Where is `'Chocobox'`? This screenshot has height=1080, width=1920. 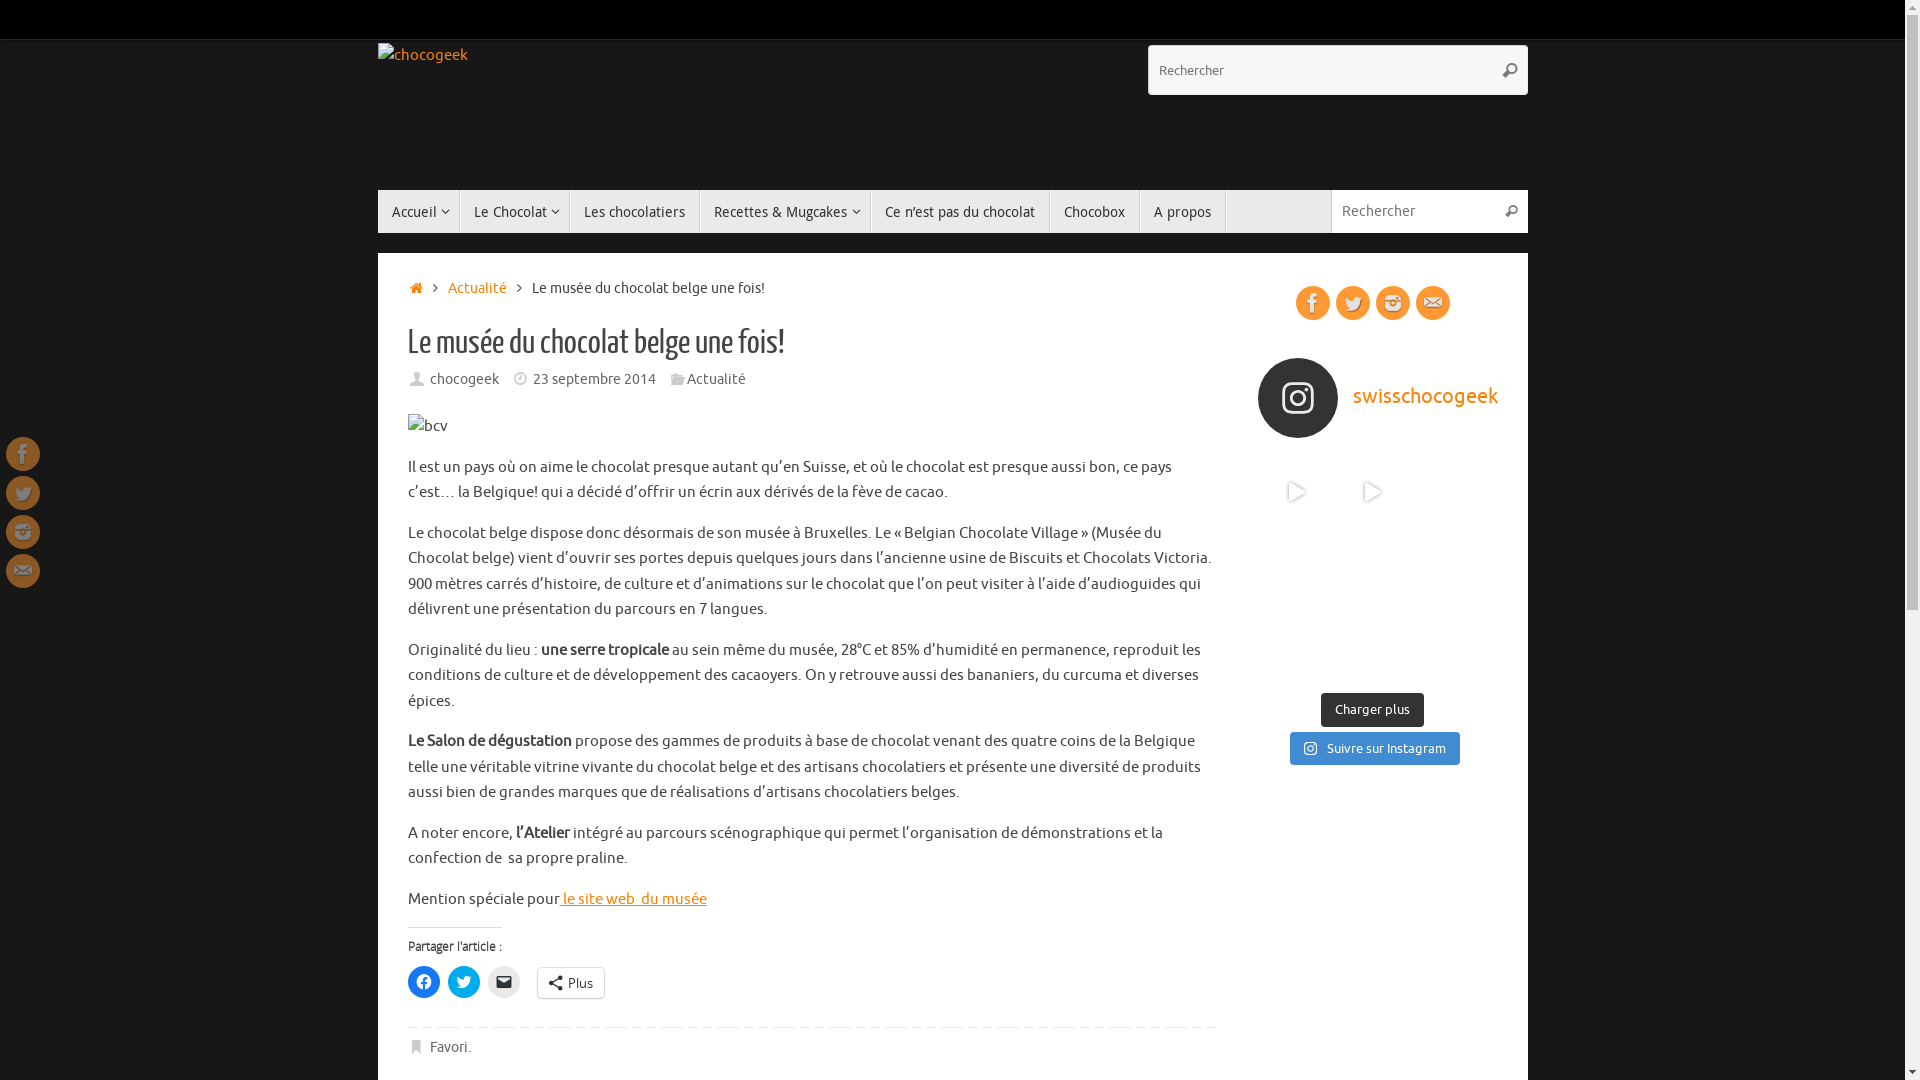 'Chocobox' is located at coordinates (1049, 211).